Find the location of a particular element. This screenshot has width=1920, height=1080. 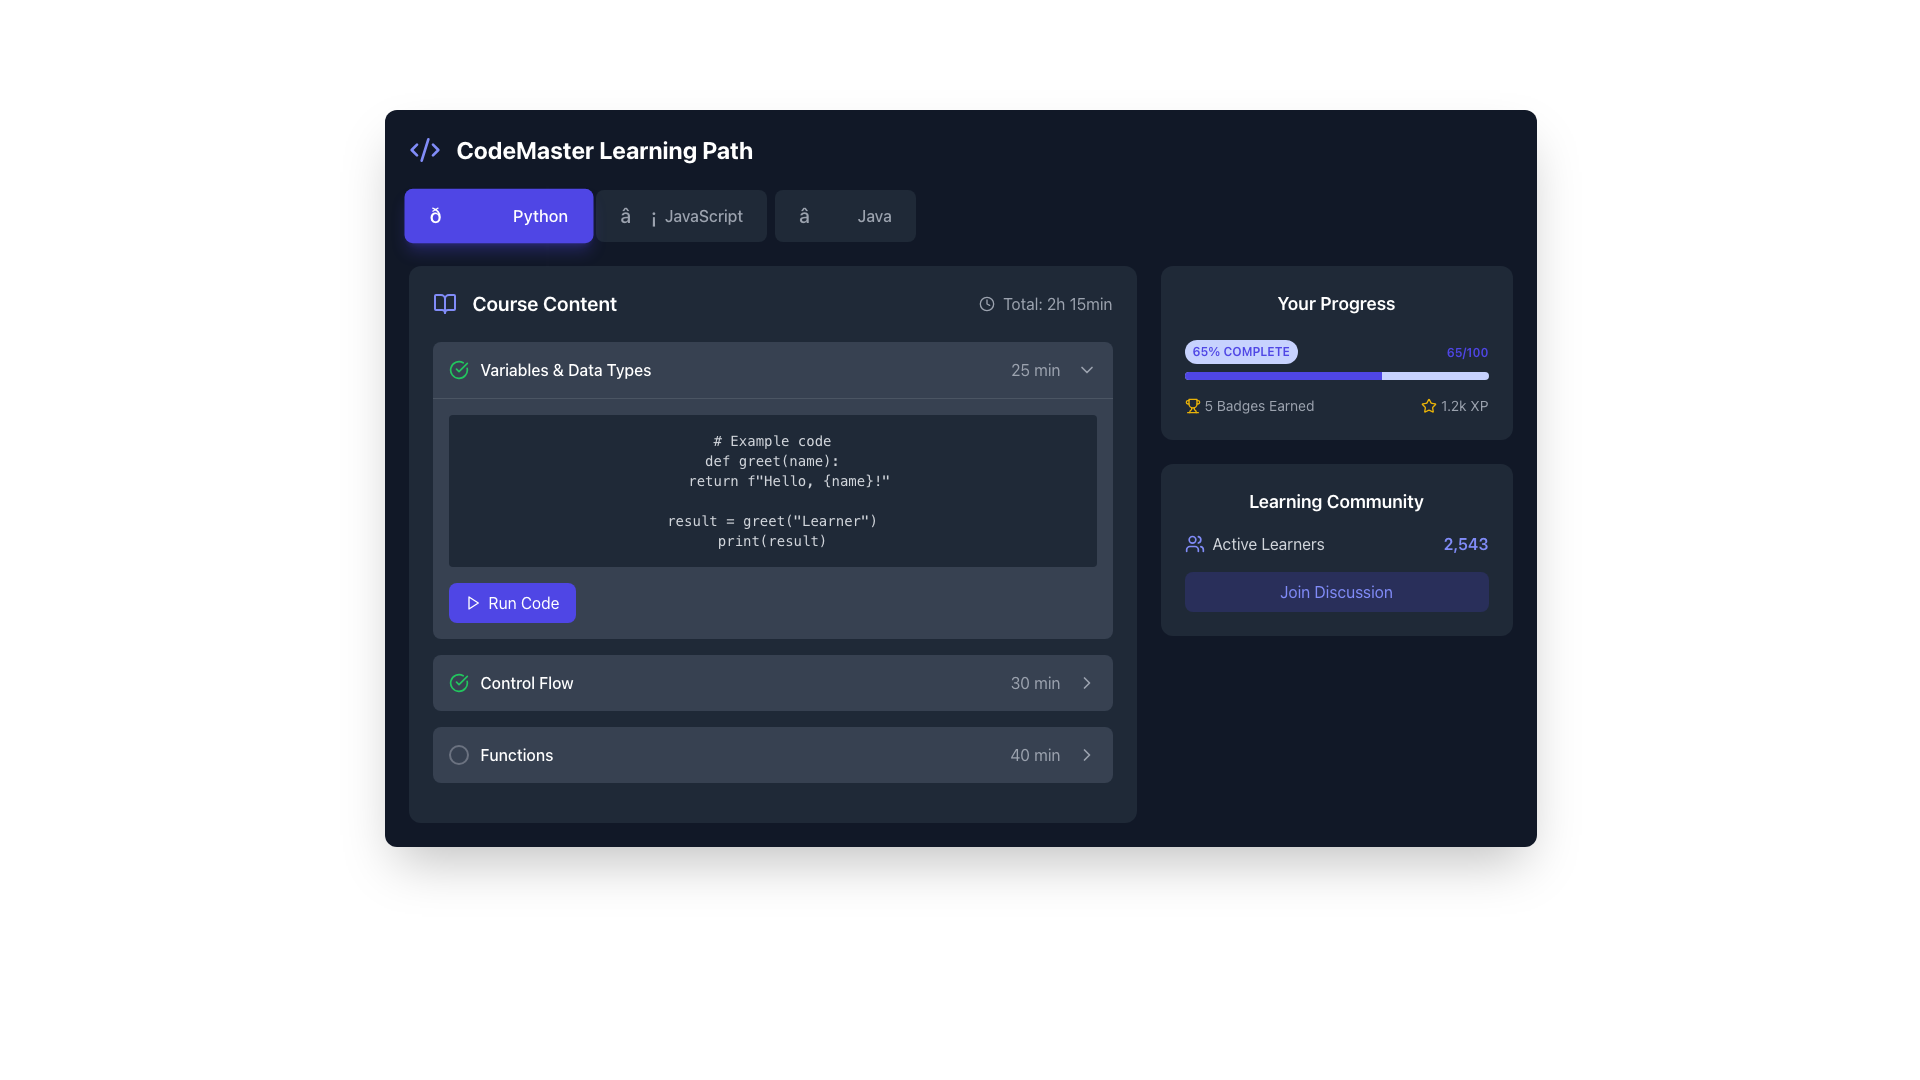

the circular indicator or marker with a gray border positioned to the left of the text 'Functions' in the interactive component list is located at coordinates (457, 755).